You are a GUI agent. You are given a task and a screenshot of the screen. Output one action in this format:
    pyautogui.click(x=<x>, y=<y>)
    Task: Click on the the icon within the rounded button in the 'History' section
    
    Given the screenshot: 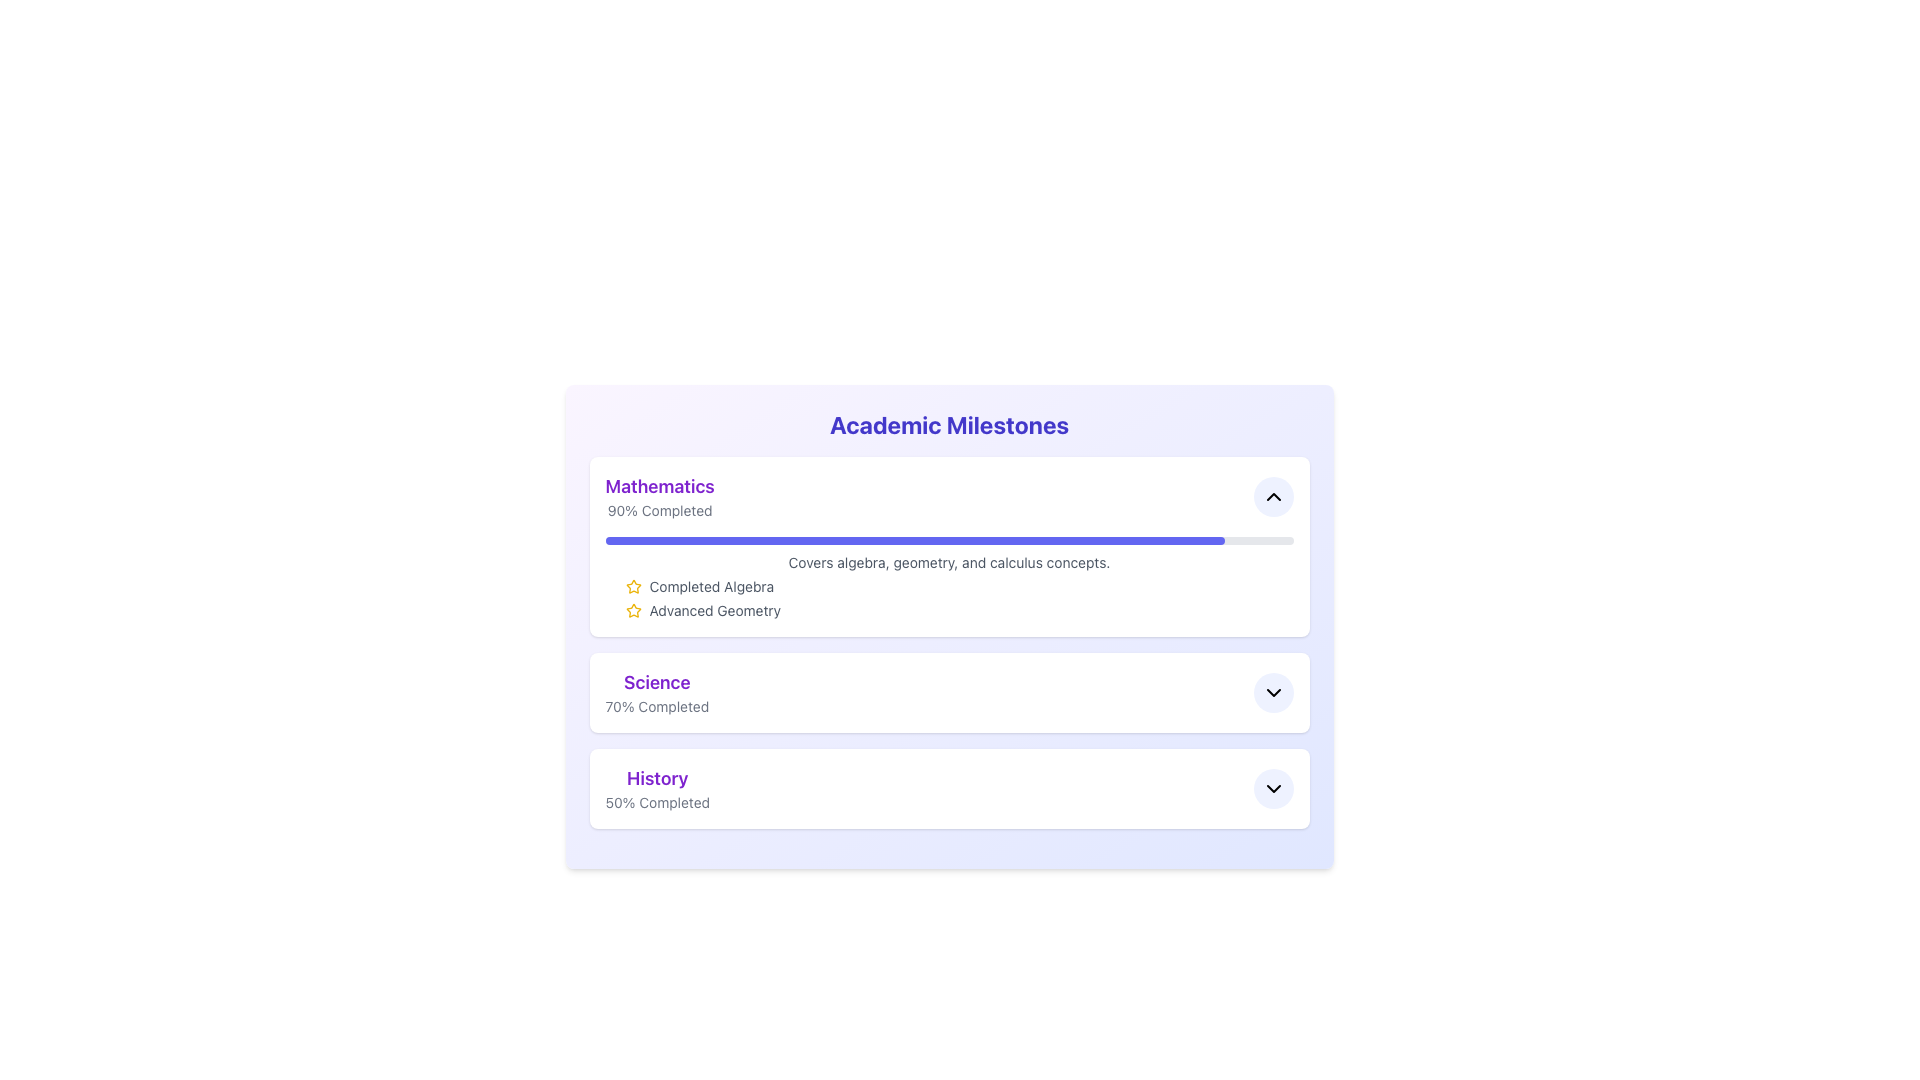 What is the action you would take?
    pyautogui.click(x=1272, y=788)
    